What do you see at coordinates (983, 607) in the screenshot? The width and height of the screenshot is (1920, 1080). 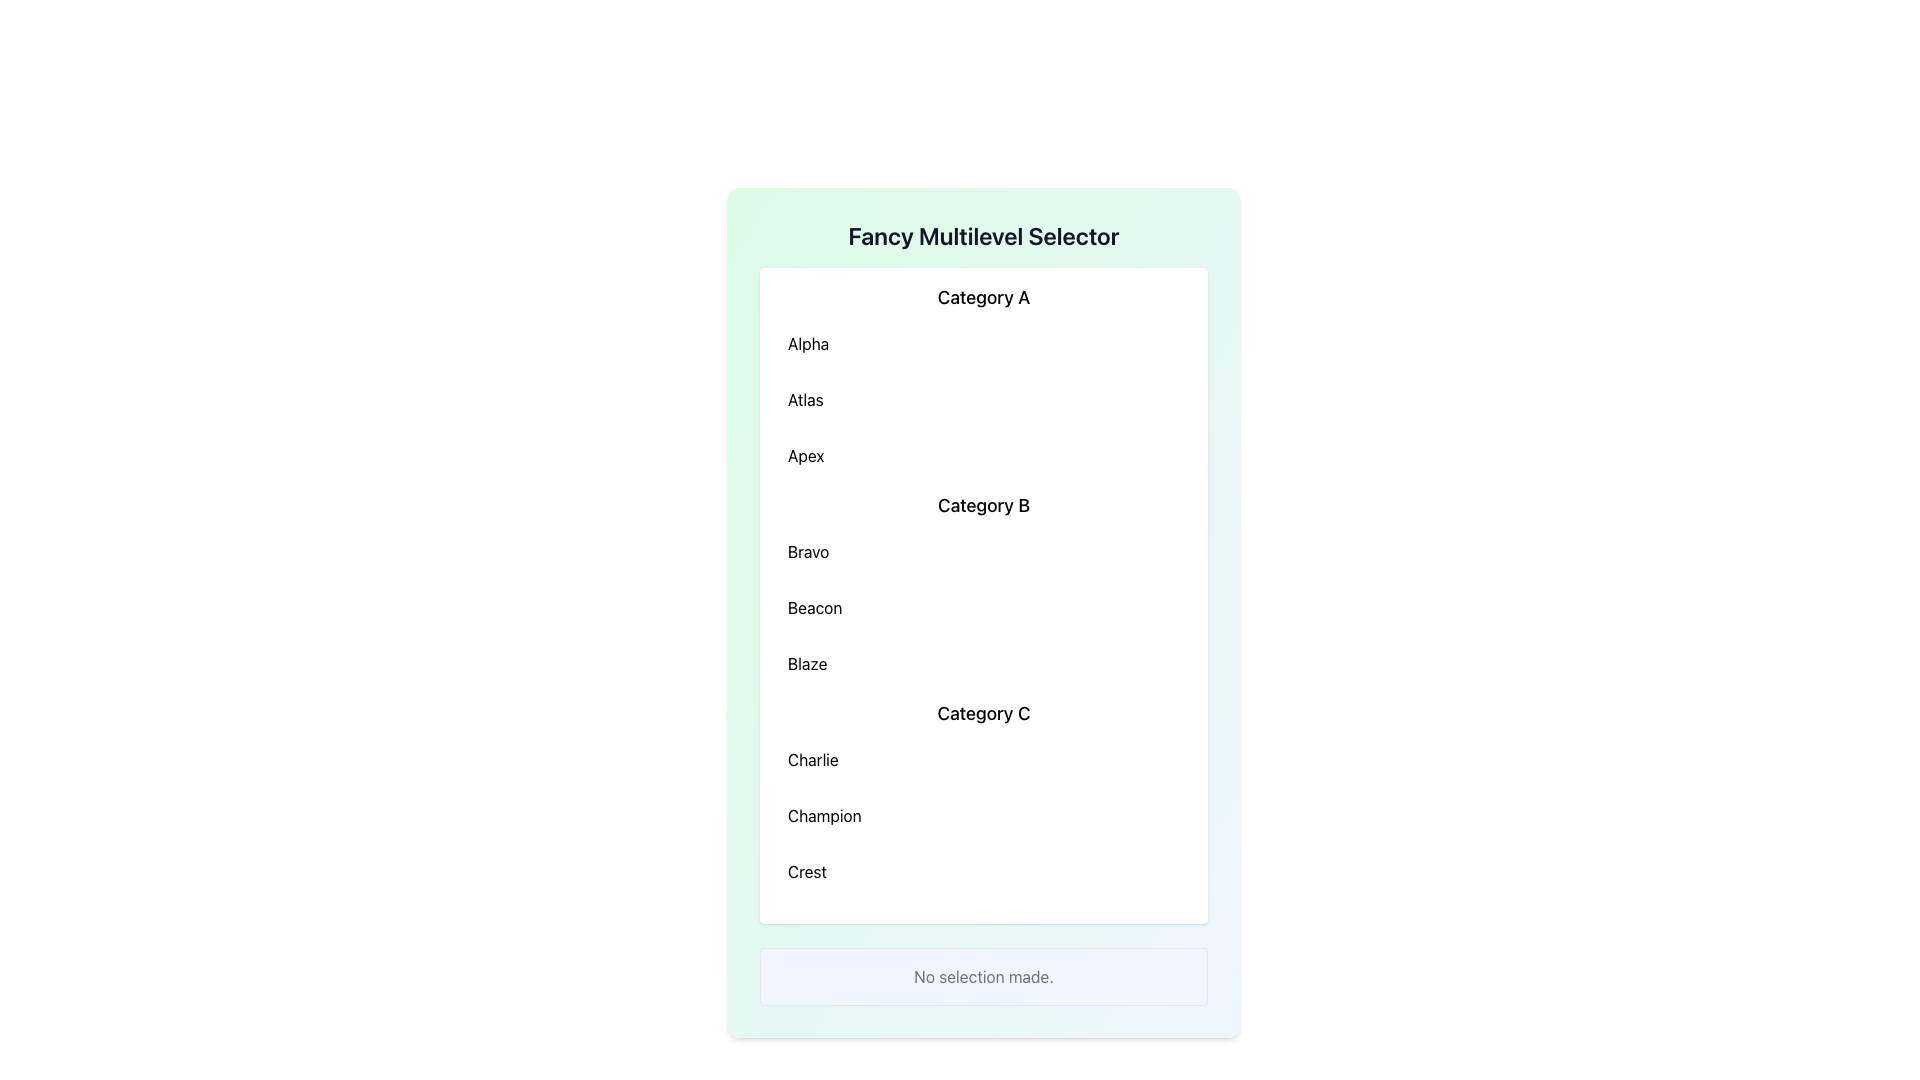 I see `the 'Beacon' button, which is the second item in the 'Category B' section of the vertically aligned list` at bounding box center [983, 607].